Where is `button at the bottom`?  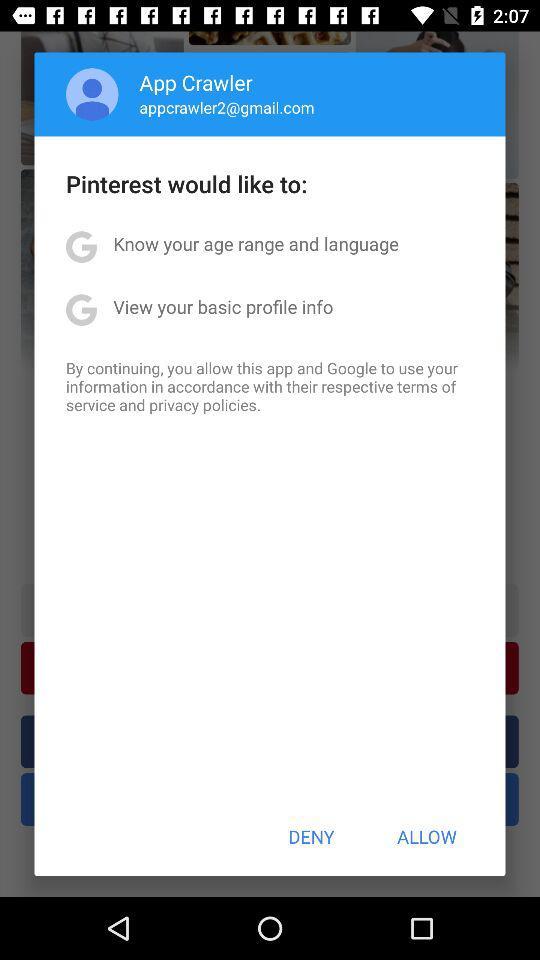
button at the bottom is located at coordinates (311, 836).